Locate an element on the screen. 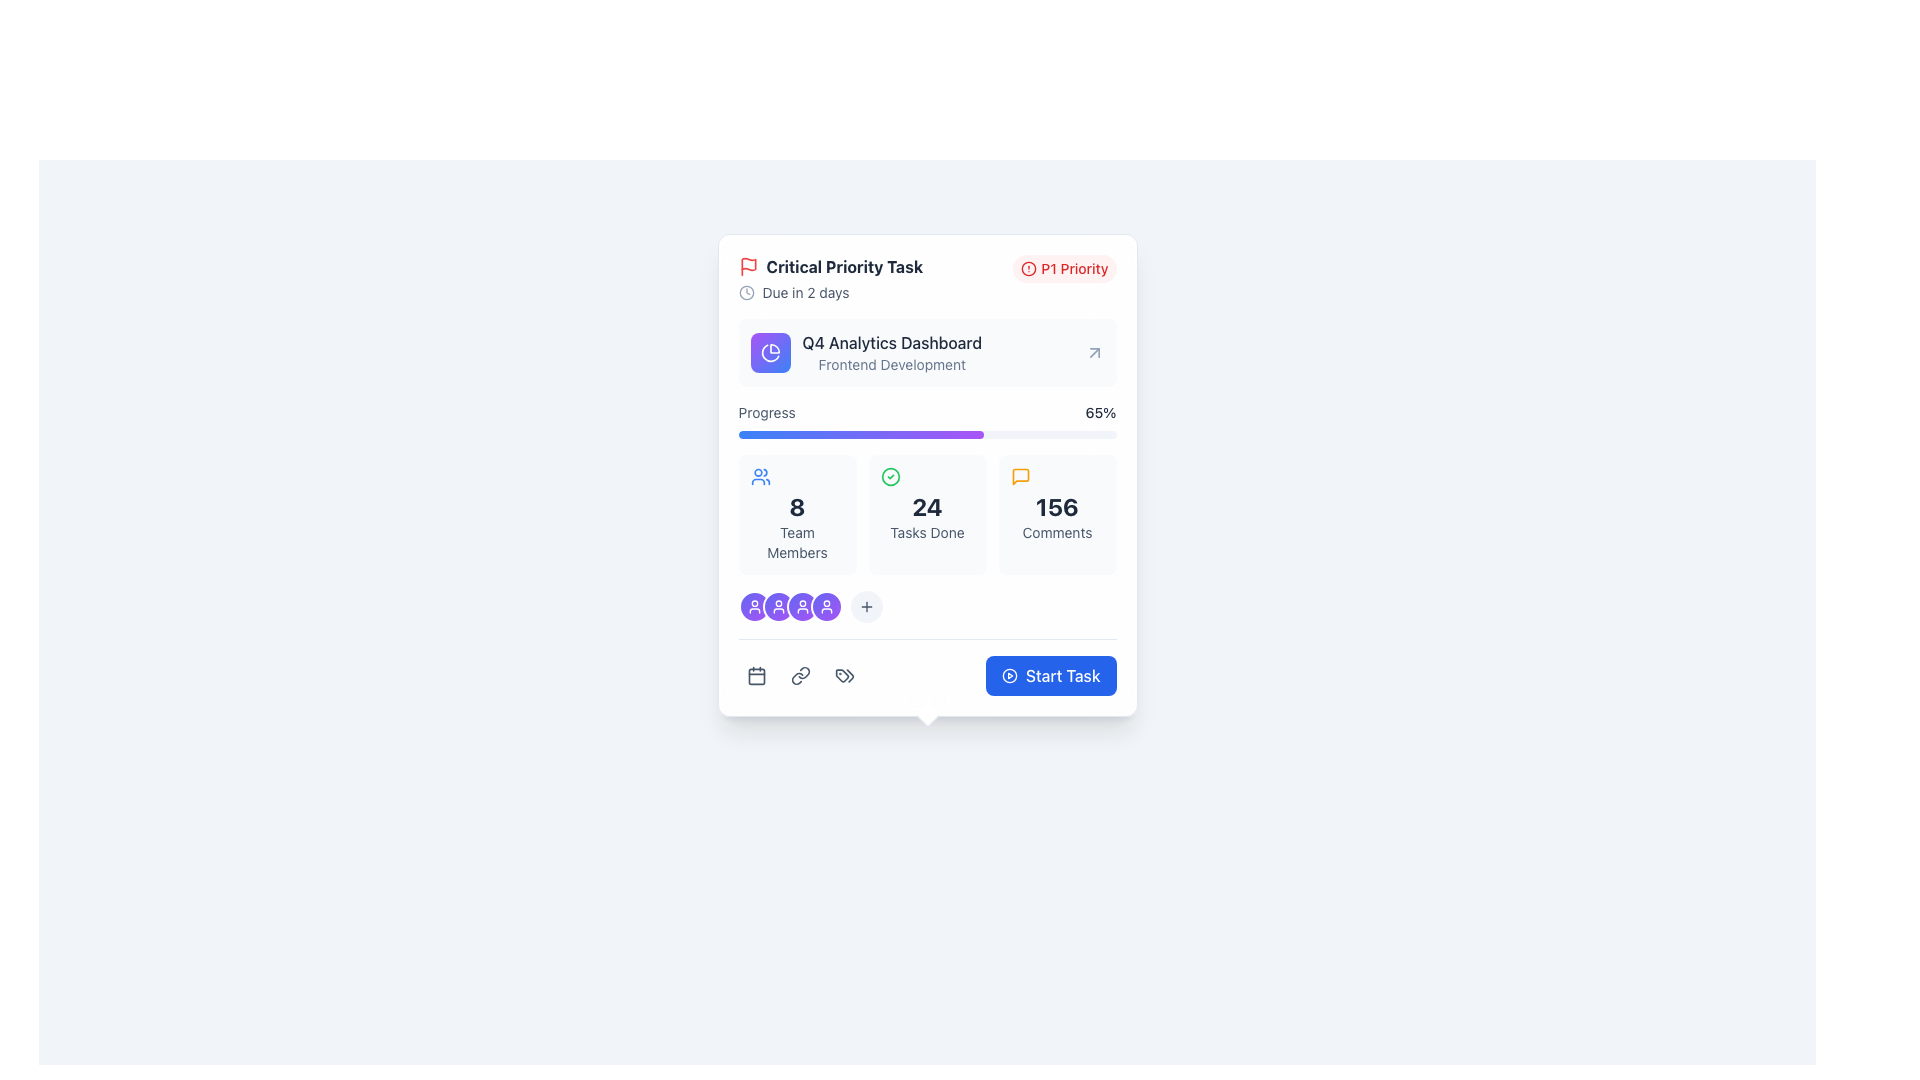 The height and width of the screenshot is (1080, 1920). the 'time' SVG icon located to the left of the text 'Due in 2 days' at the top-left area of the card titled 'Critical Priority Task' is located at coordinates (745, 293).